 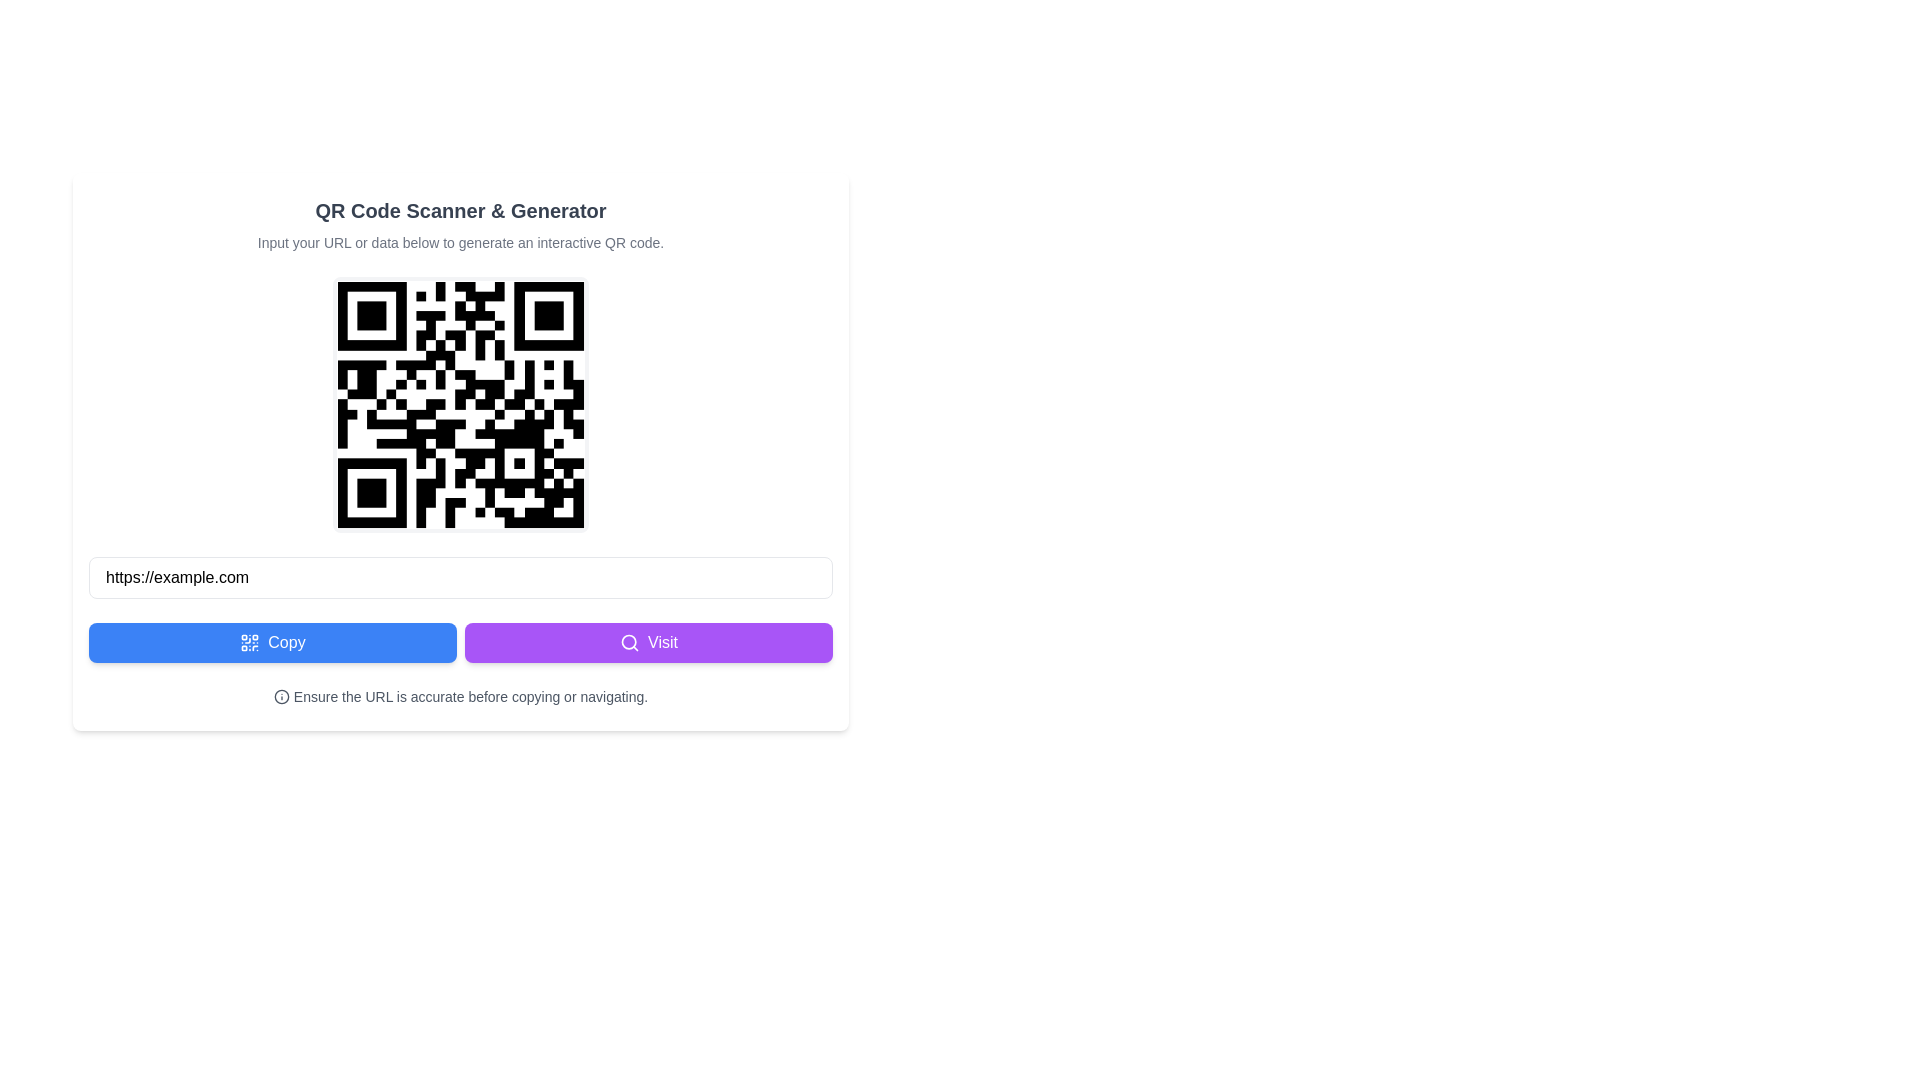 What do you see at coordinates (459, 211) in the screenshot?
I see `the bold and large text element displaying 'QR Code Scanner & Generator', which is prominently located near the top center of the interface` at bounding box center [459, 211].